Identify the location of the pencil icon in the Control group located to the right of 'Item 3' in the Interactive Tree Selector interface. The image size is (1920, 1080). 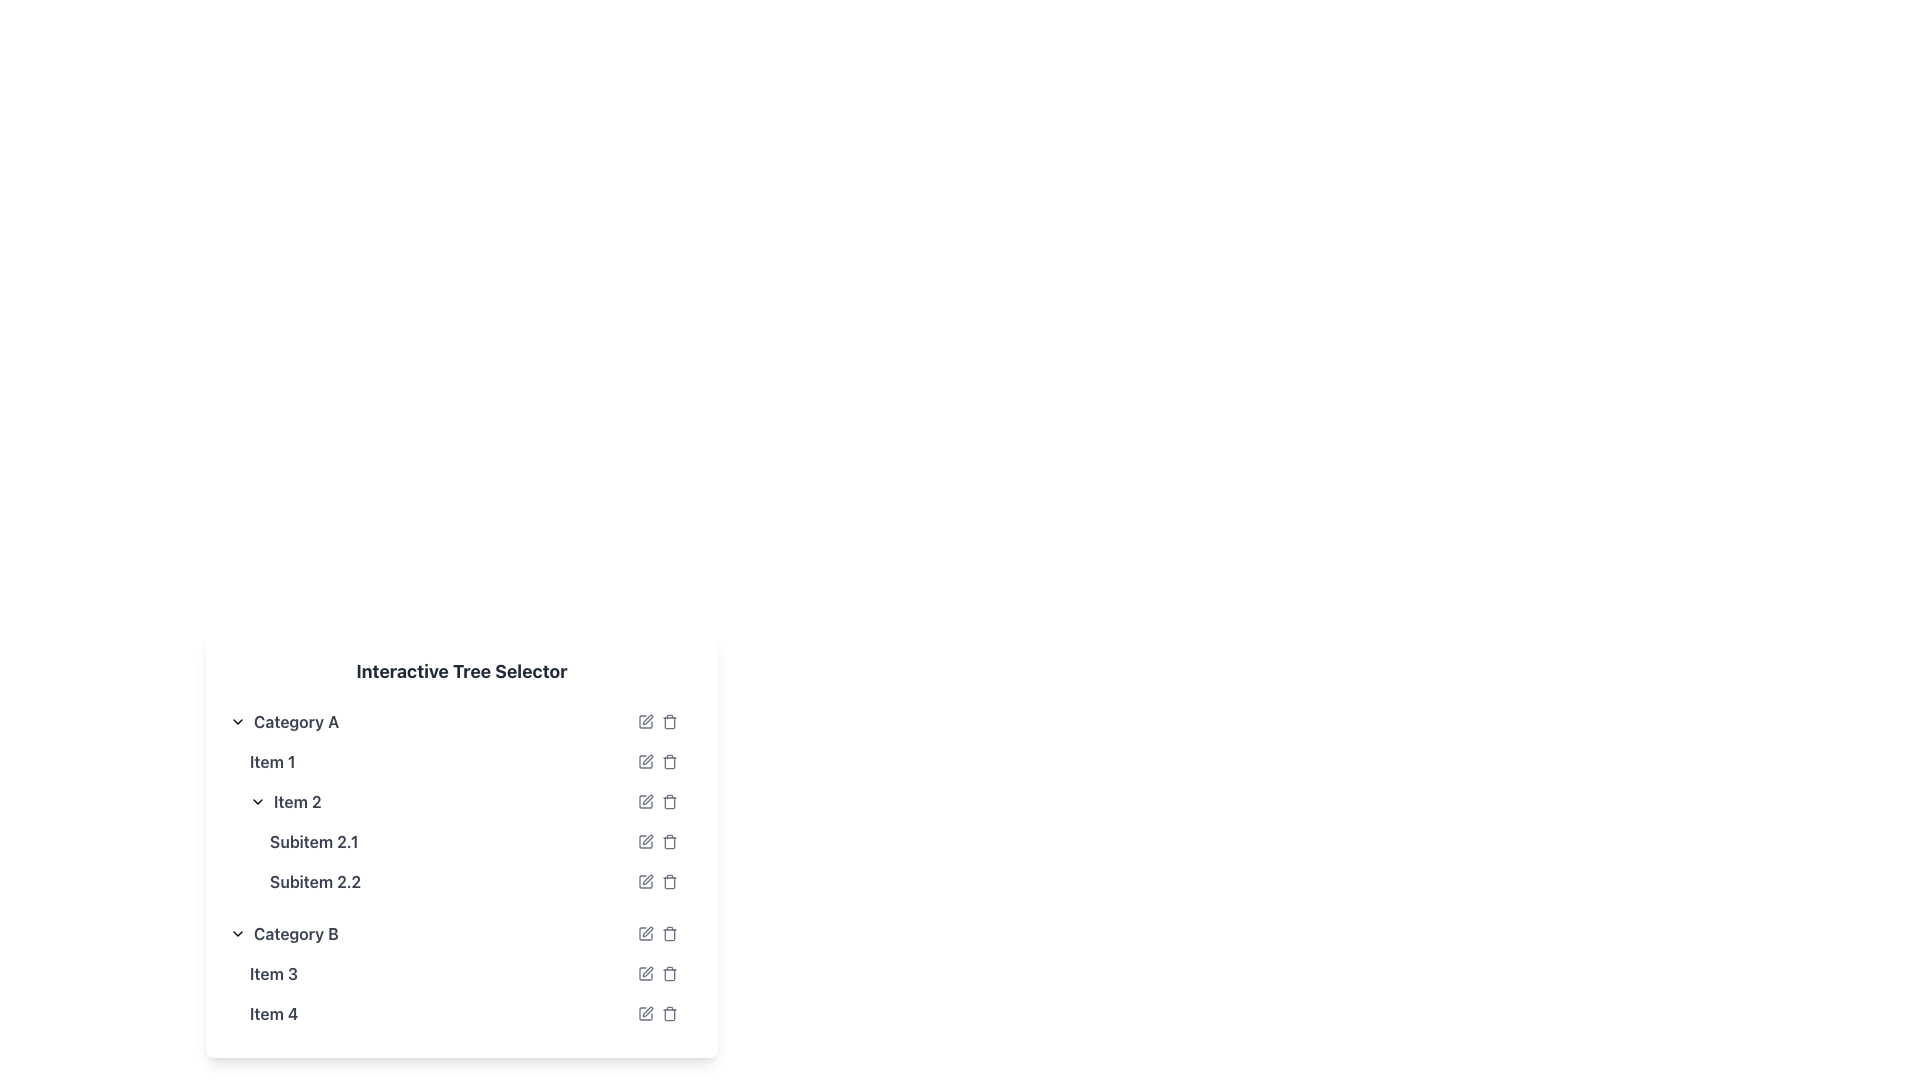
(657, 973).